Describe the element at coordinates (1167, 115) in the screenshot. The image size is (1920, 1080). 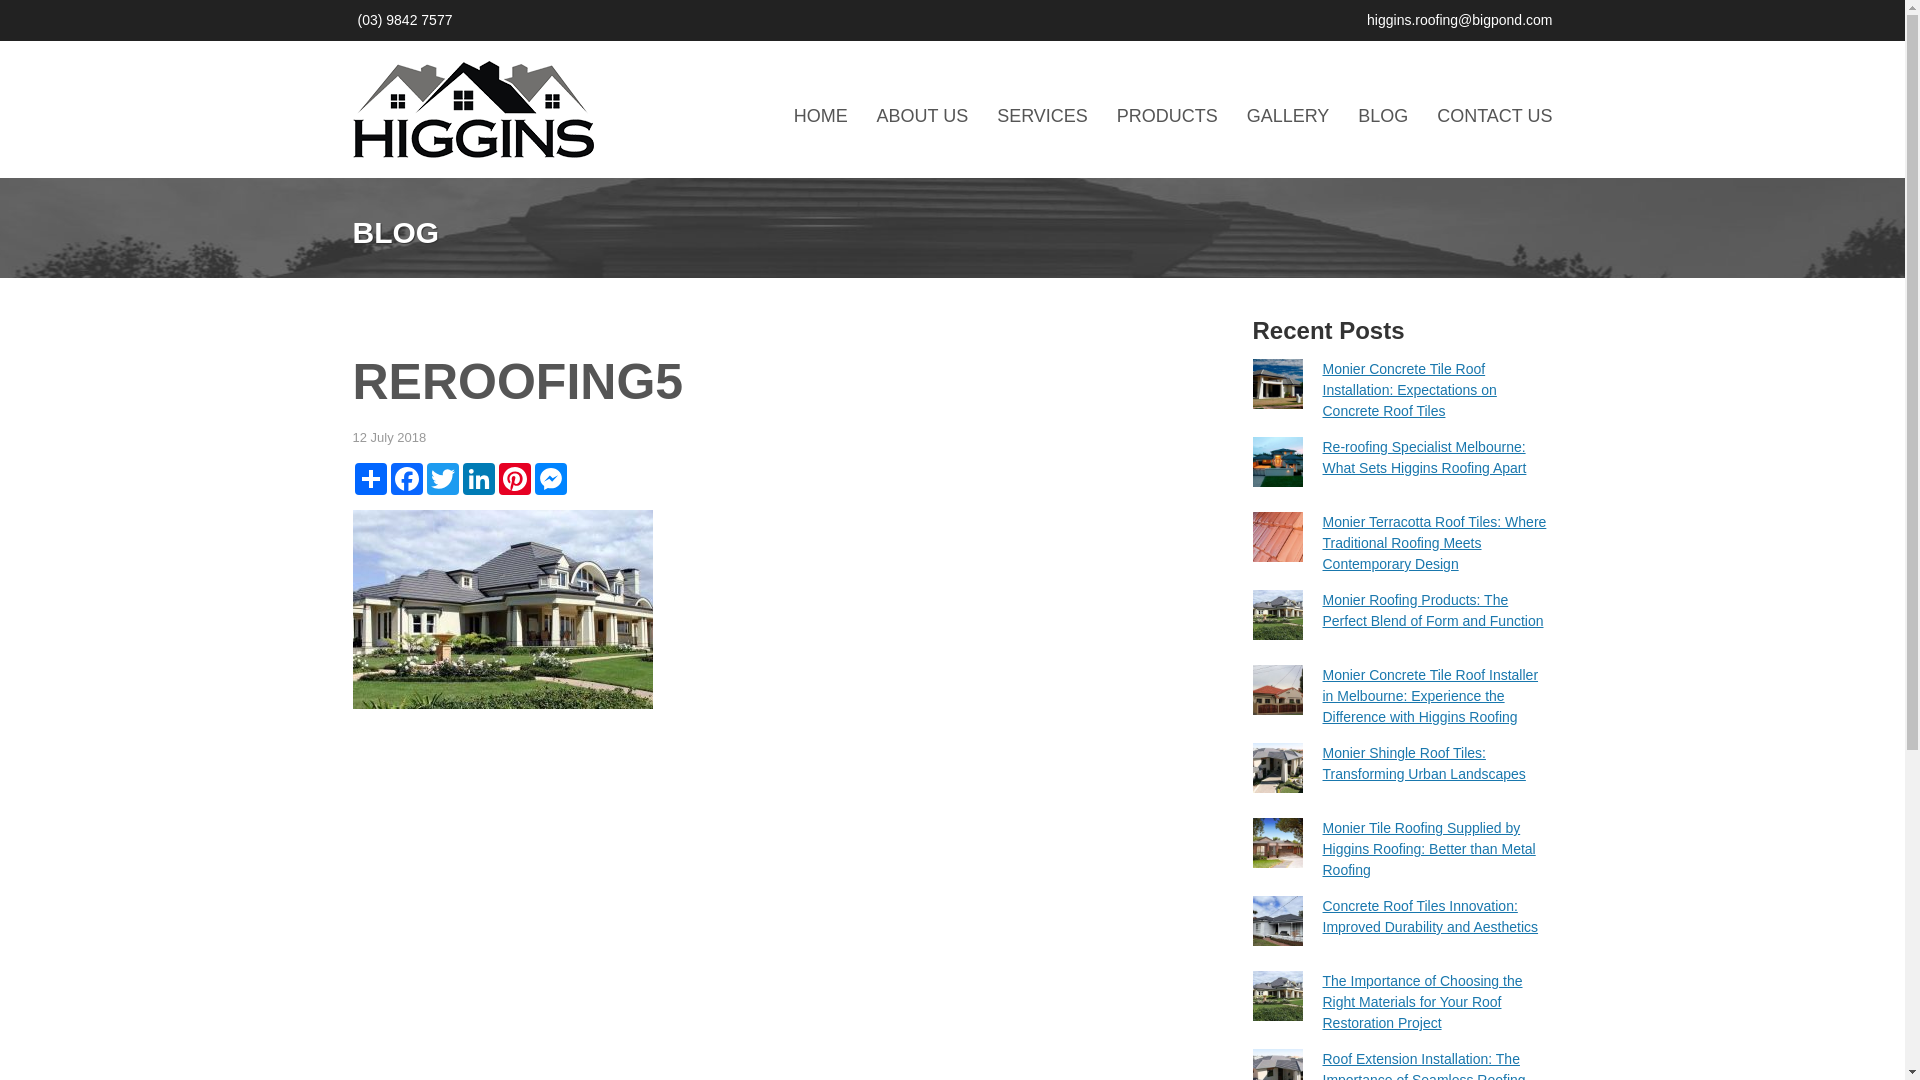
I see `'PRODUCTS'` at that location.